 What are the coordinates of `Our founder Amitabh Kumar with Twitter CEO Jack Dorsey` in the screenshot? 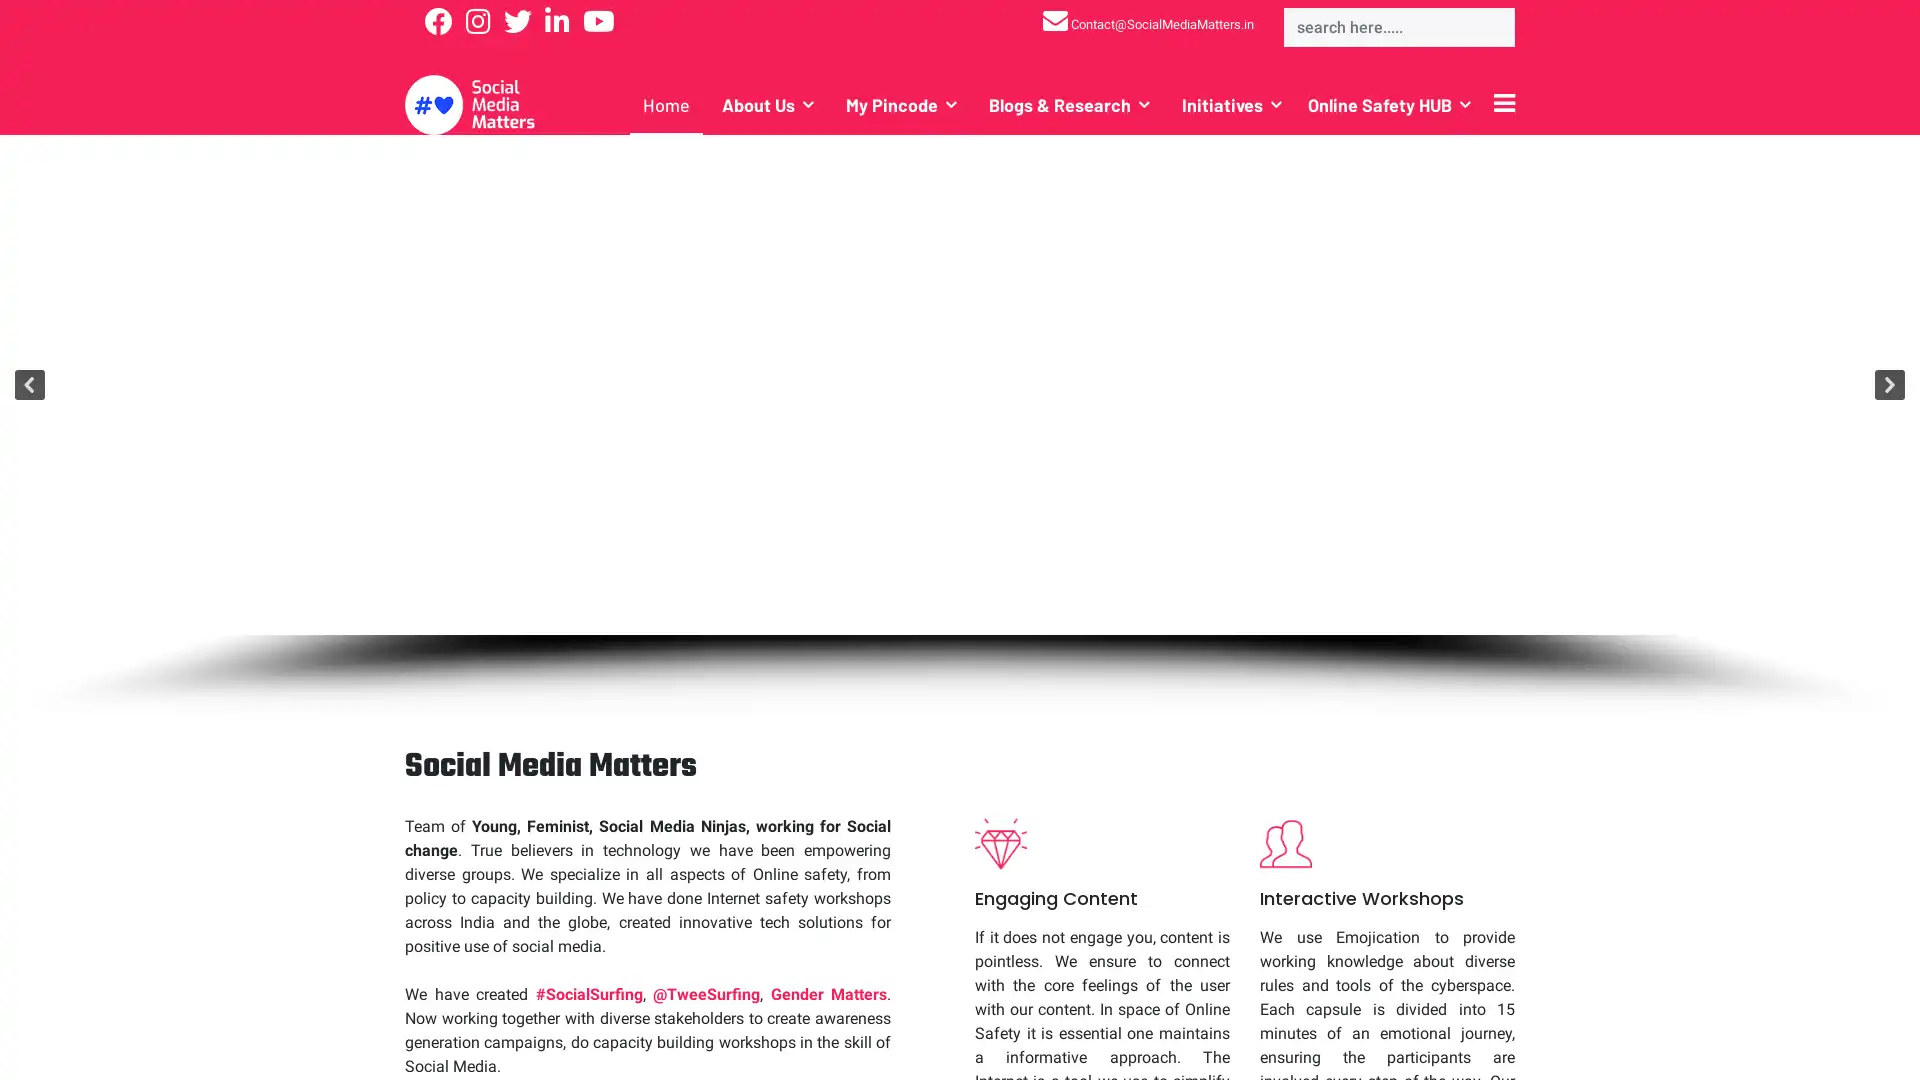 It's located at (969, 615).